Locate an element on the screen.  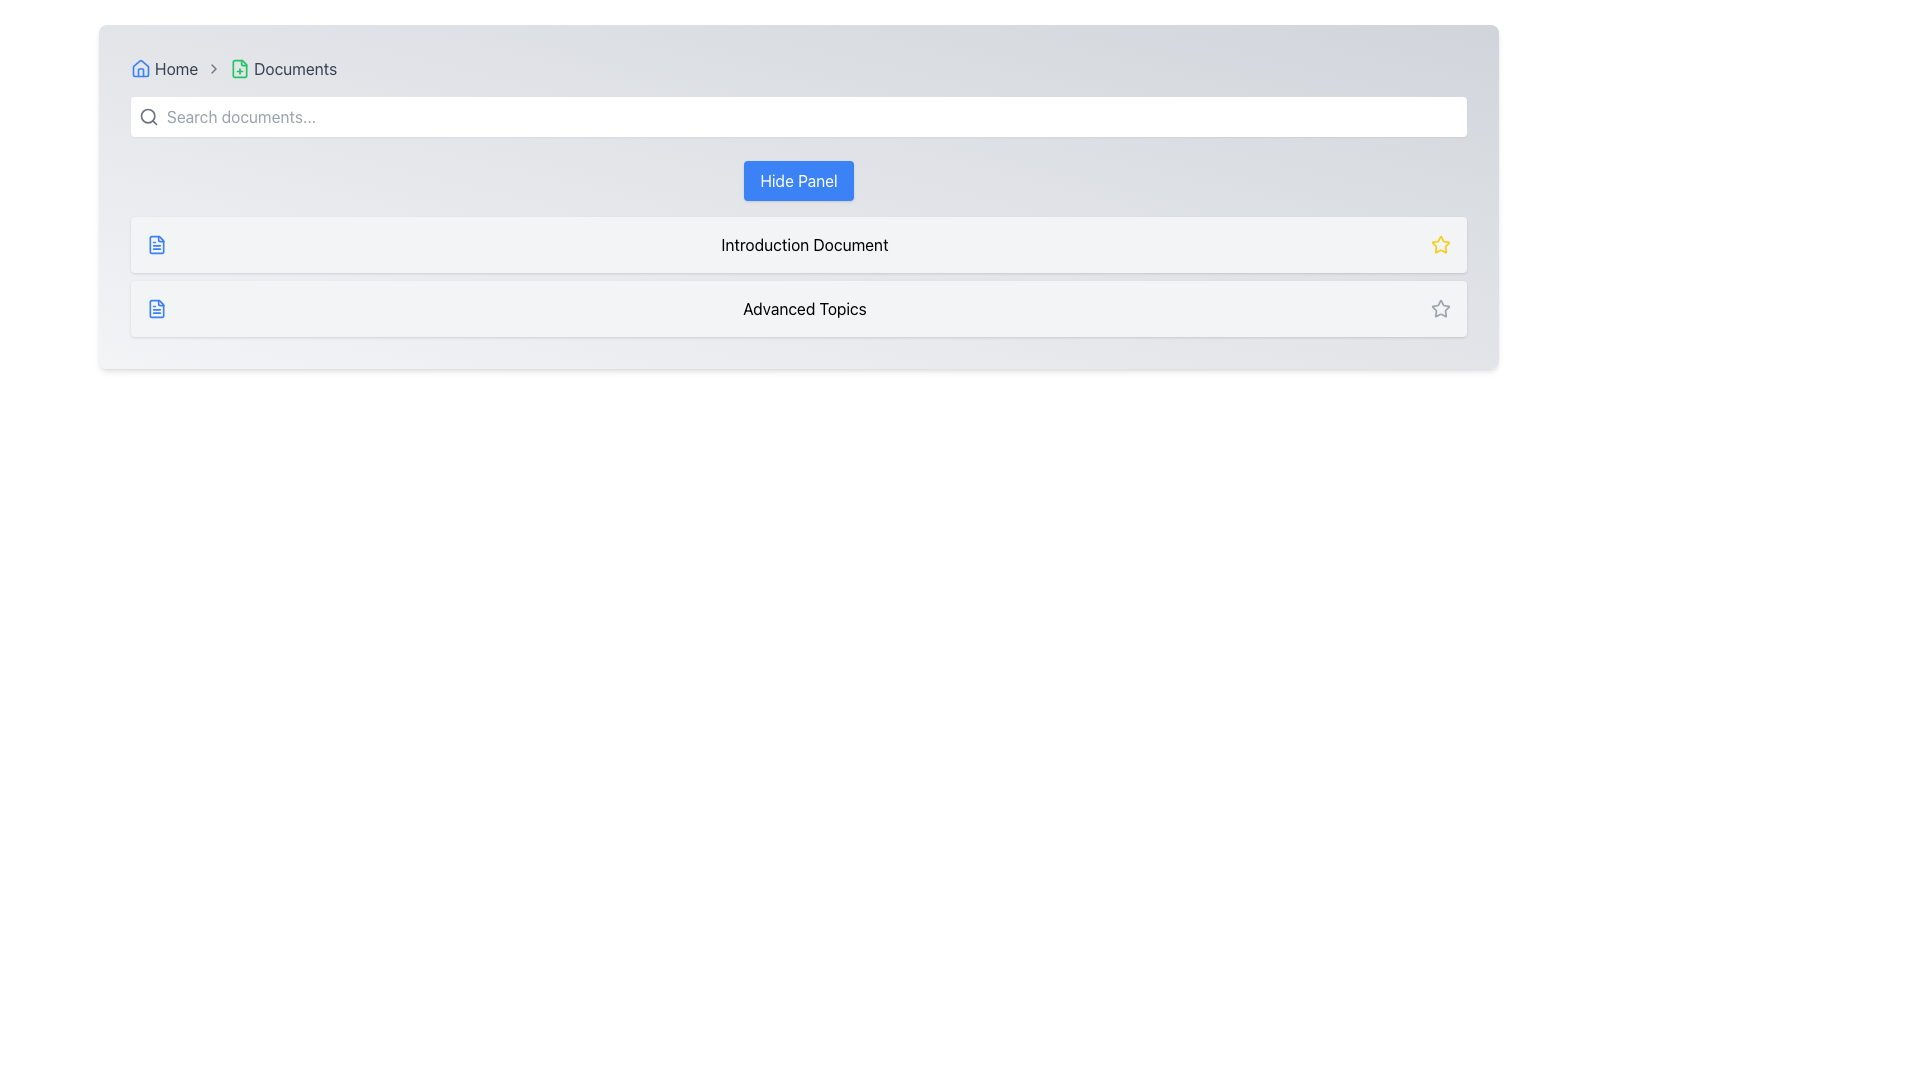
the green document icon in the breadcrumb navigation bar next to the text 'Documents' is located at coordinates (240, 68).